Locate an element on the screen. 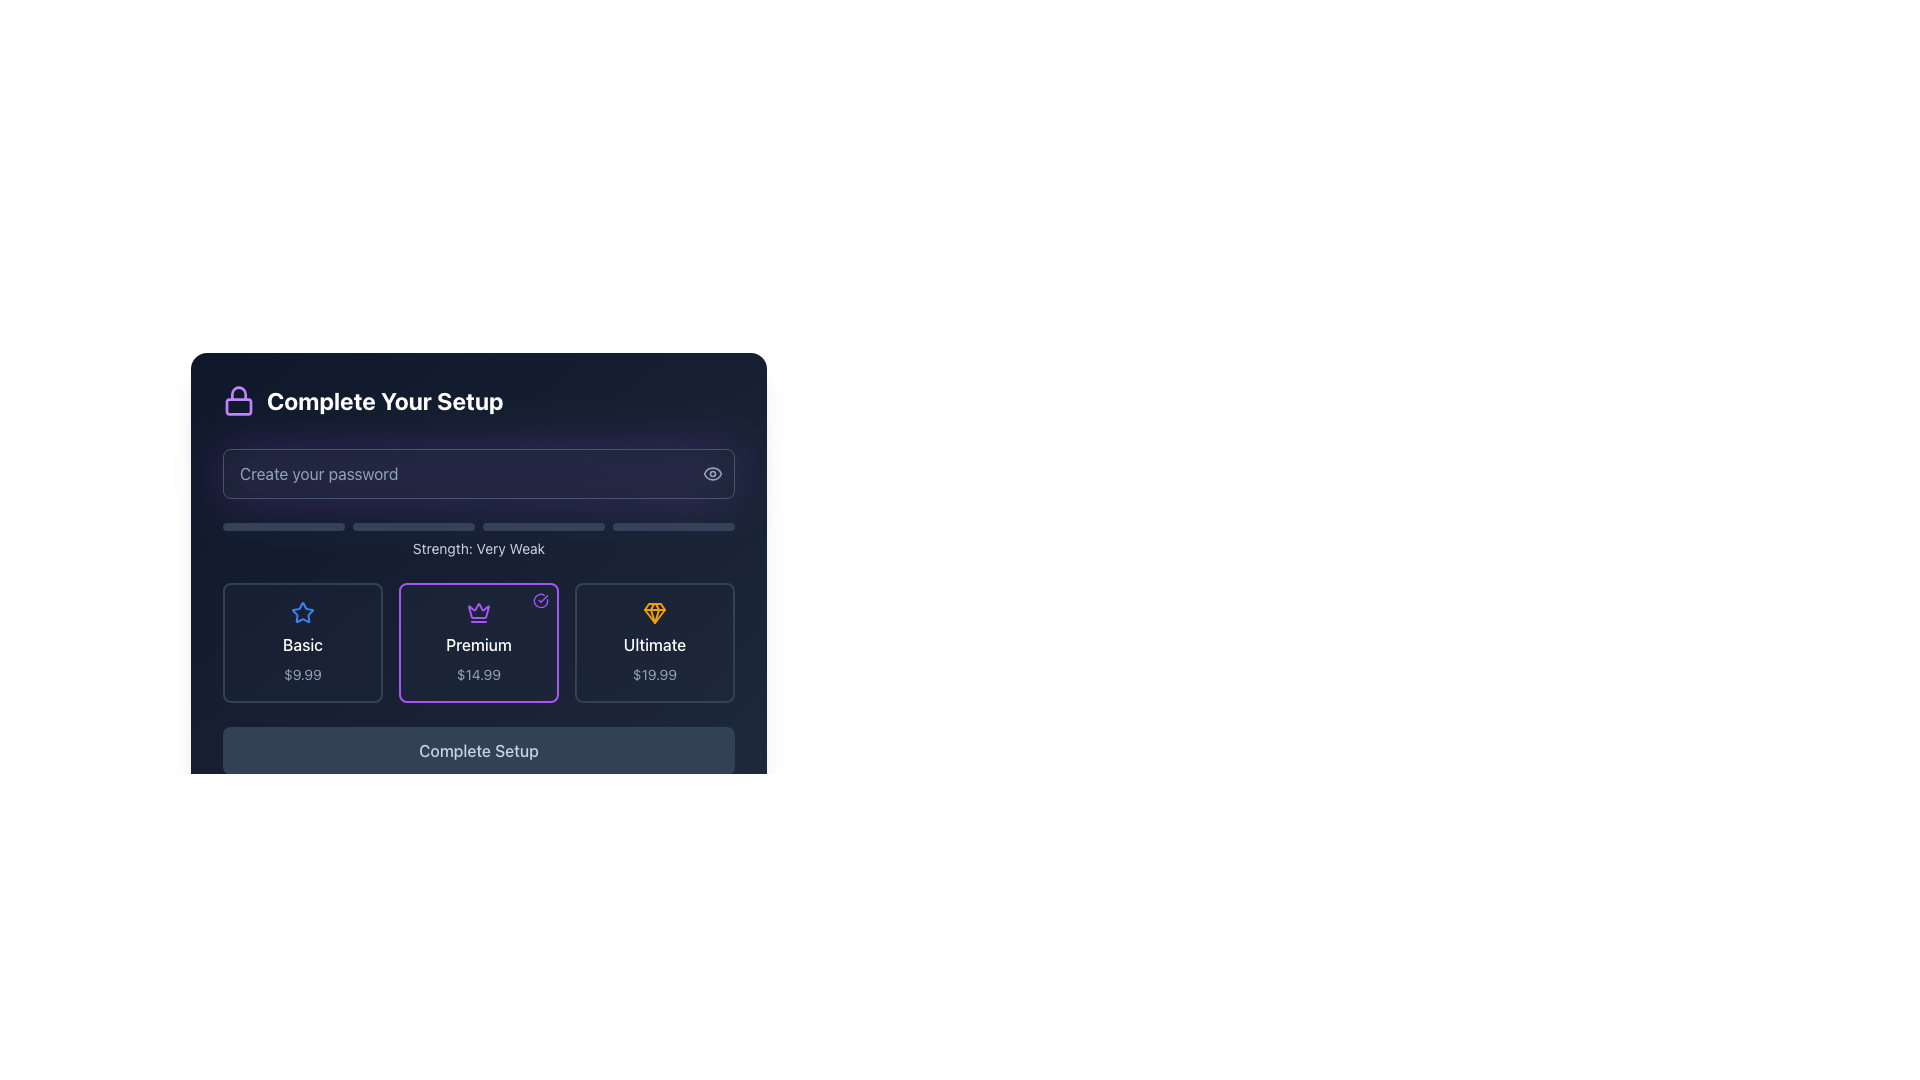 The image size is (1920, 1080). the text label displaying the price "$9.99" in the grayish-blue color, located within the "Basic" plan card, positioned below the label "Basic" and aligned centrally is located at coordinates (301, 675).